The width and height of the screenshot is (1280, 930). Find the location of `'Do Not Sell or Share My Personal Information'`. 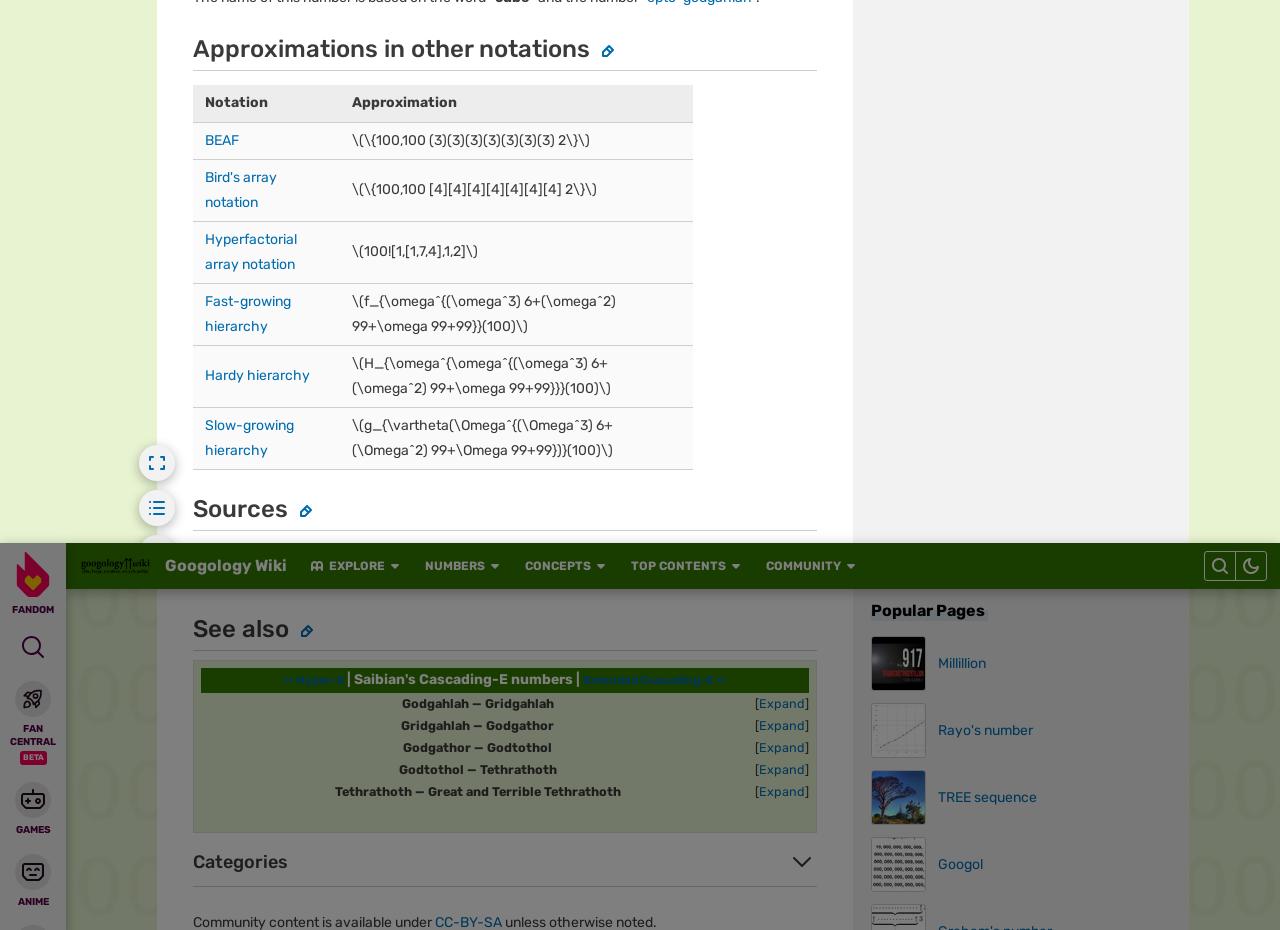

'Do Not Sell or Share My Personal Information' is located at coordinates (786, 99).